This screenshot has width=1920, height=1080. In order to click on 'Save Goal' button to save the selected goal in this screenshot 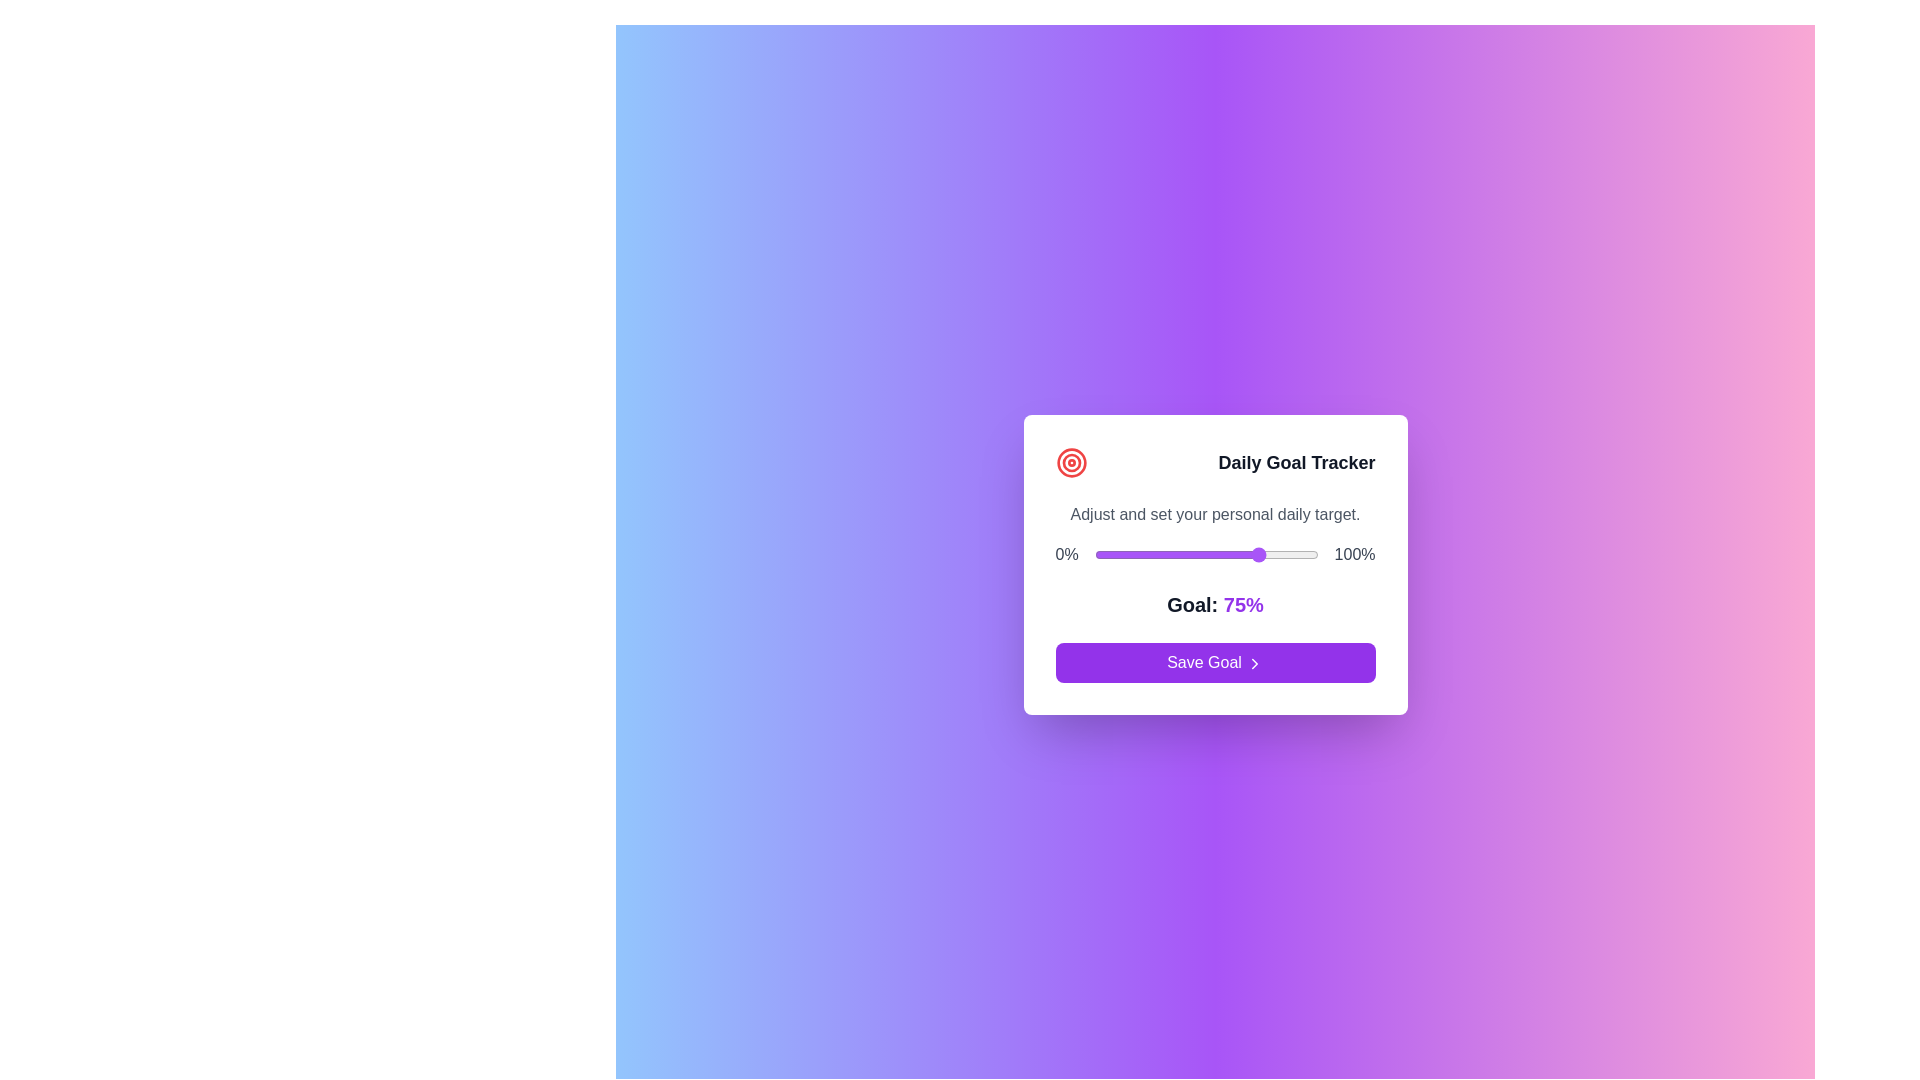, I will do `click(1214, 663)`.